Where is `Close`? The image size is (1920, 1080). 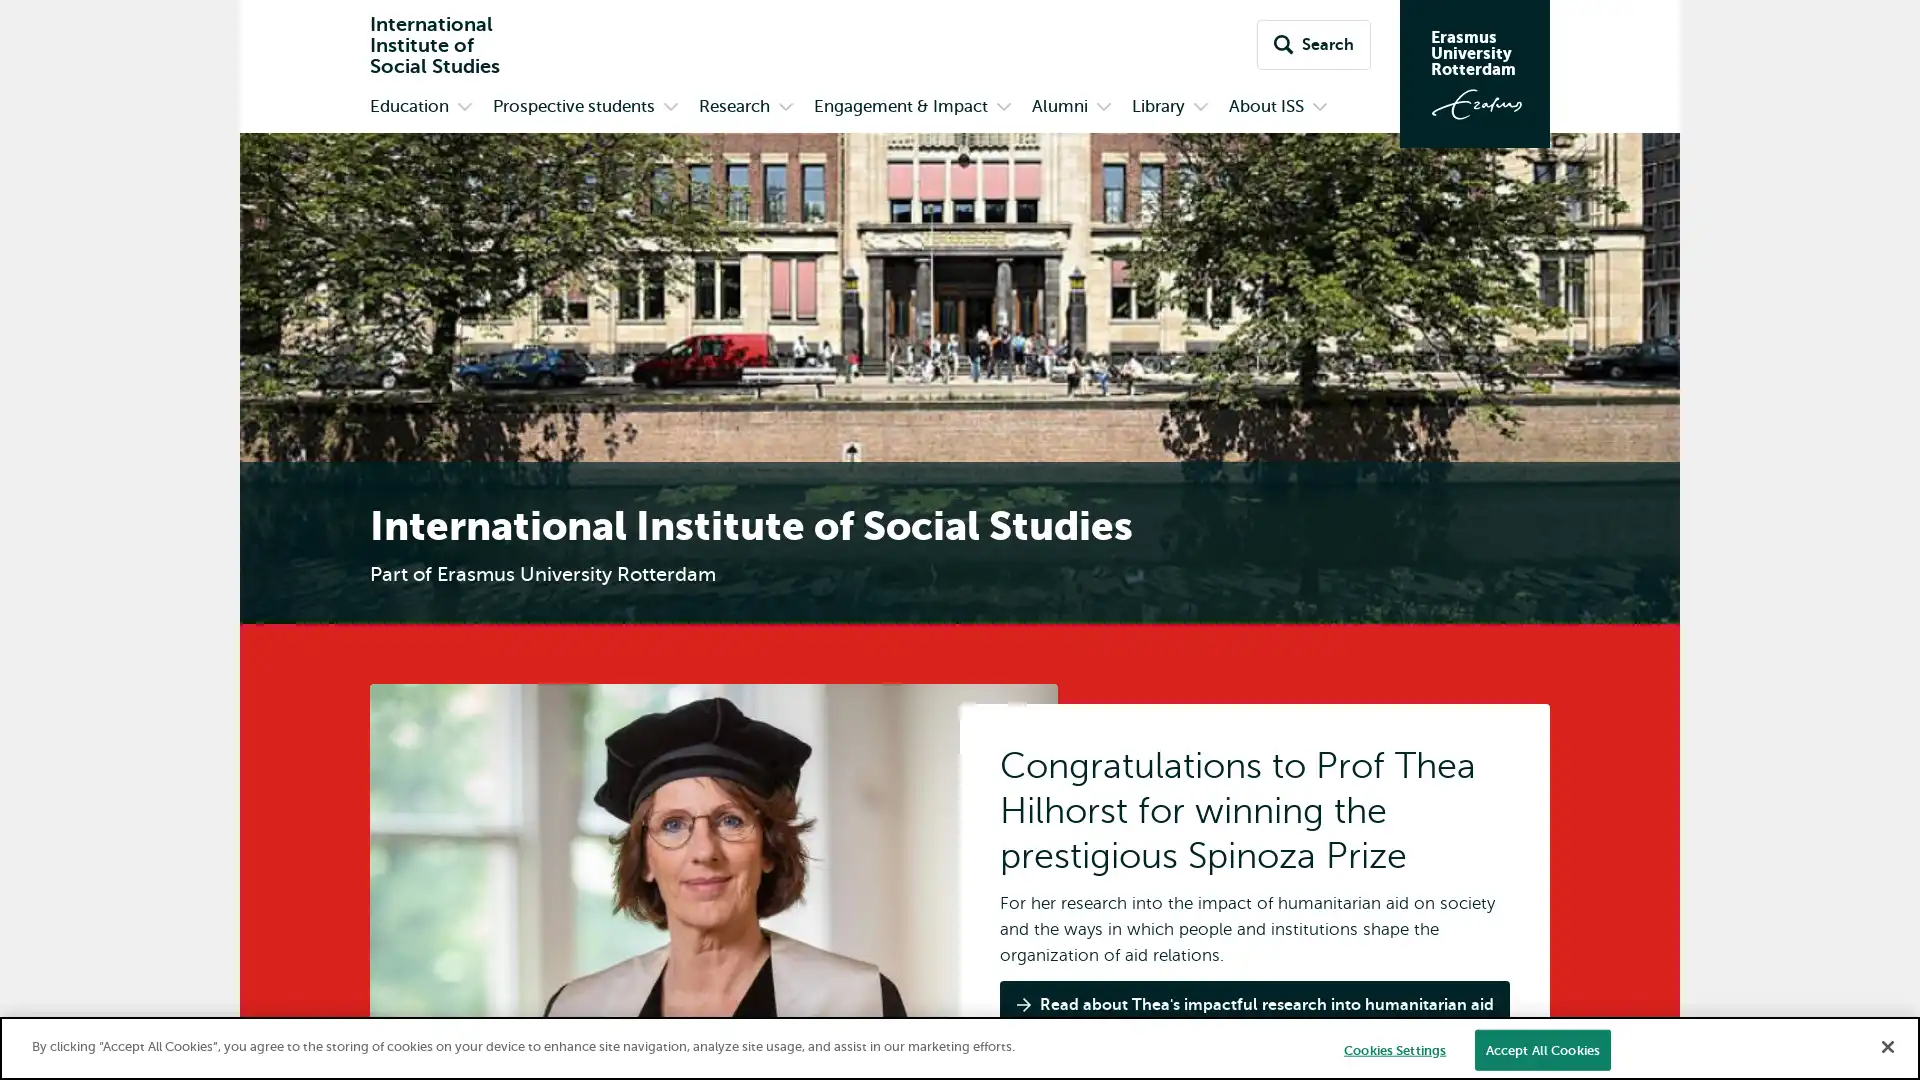
Close is located at coordinates (1886, 1044).